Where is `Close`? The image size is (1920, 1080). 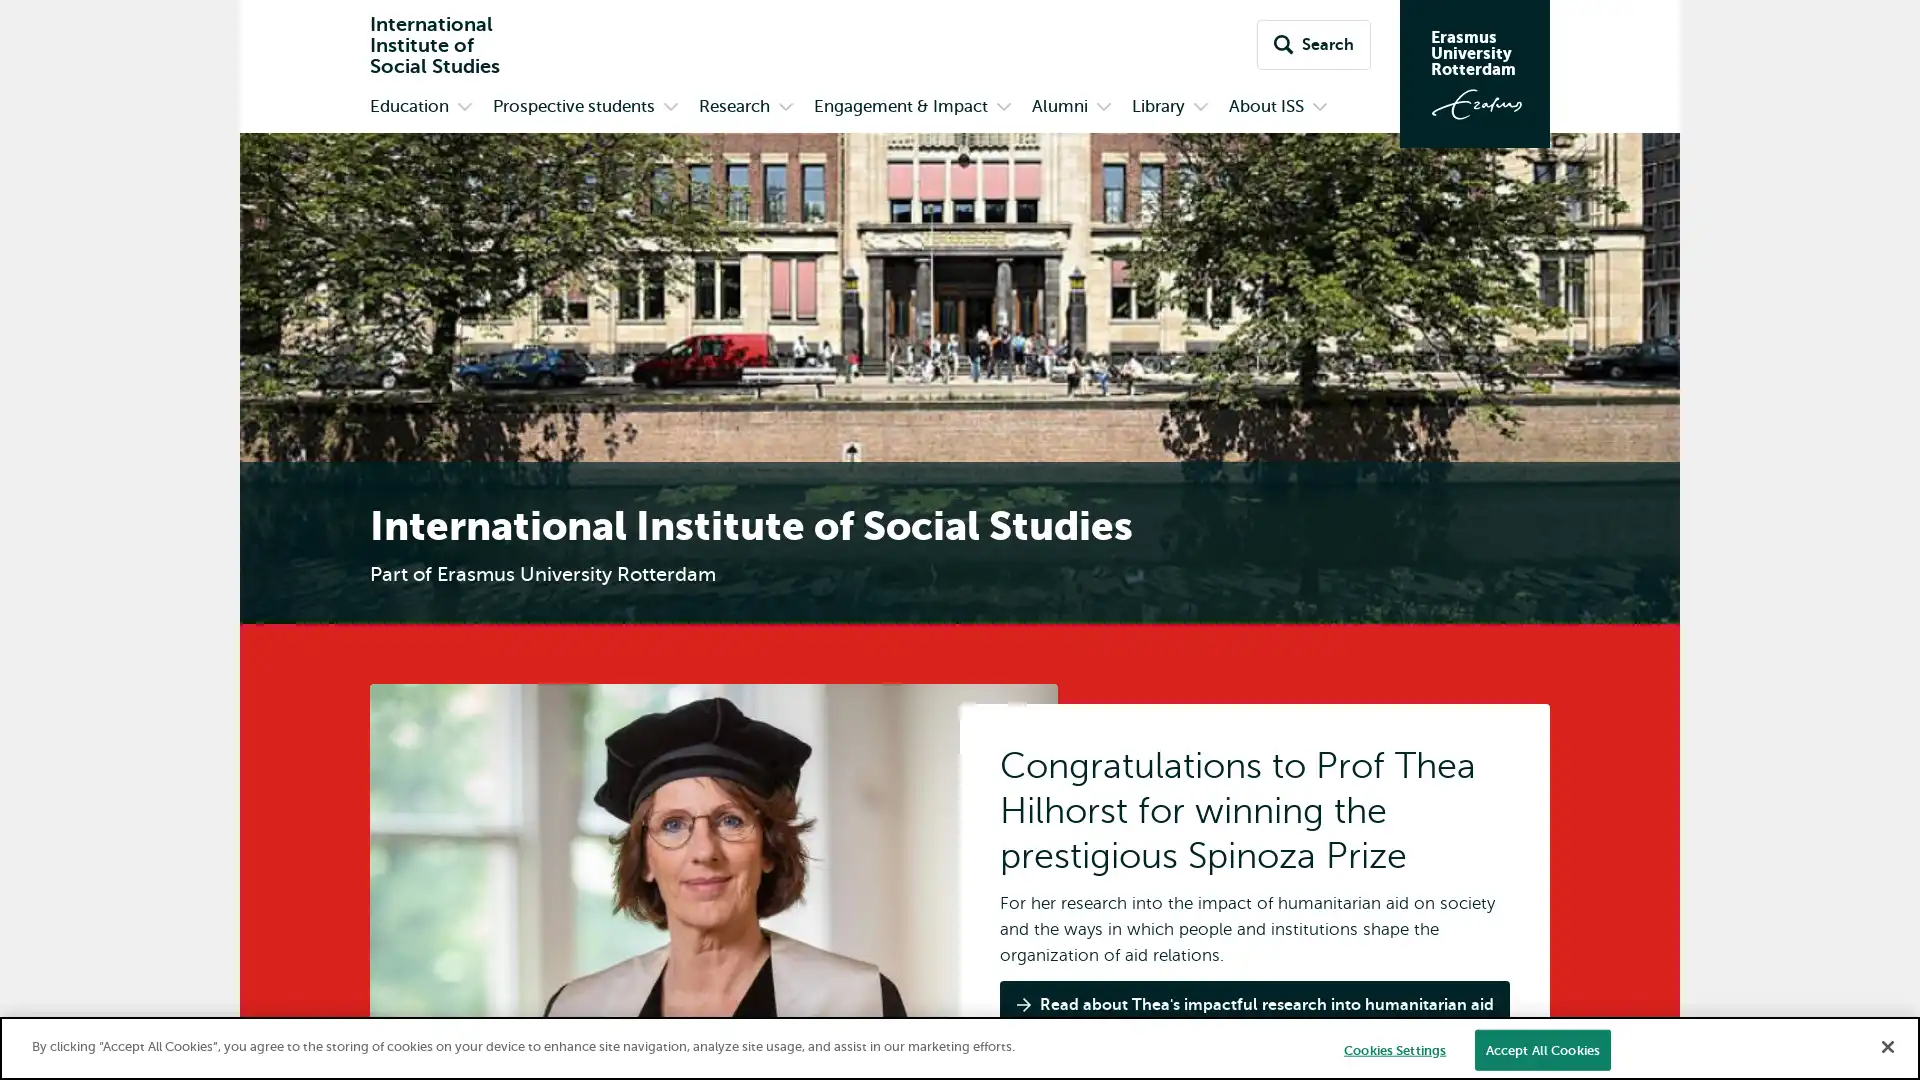
Close is located at coordinates (1886, 1044).